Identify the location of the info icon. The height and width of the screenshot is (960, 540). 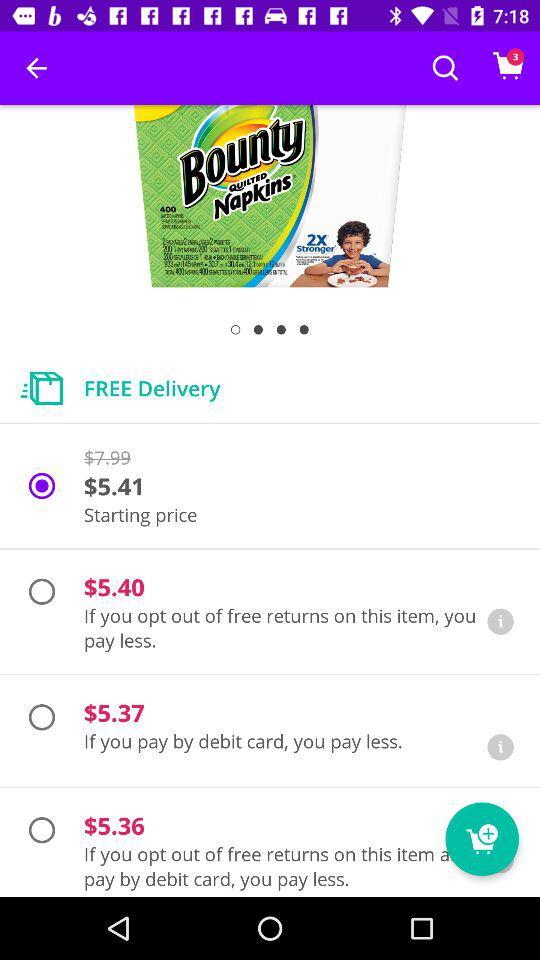
(499, 620).